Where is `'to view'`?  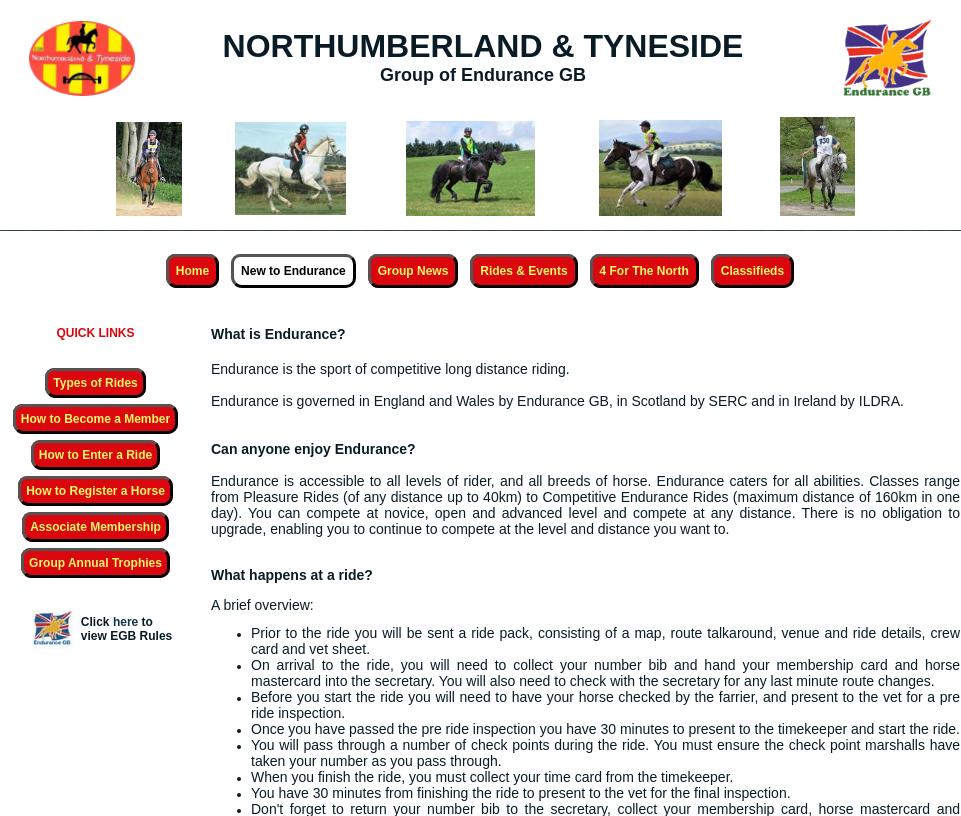
'to view' is located at coordinates (114, 627).